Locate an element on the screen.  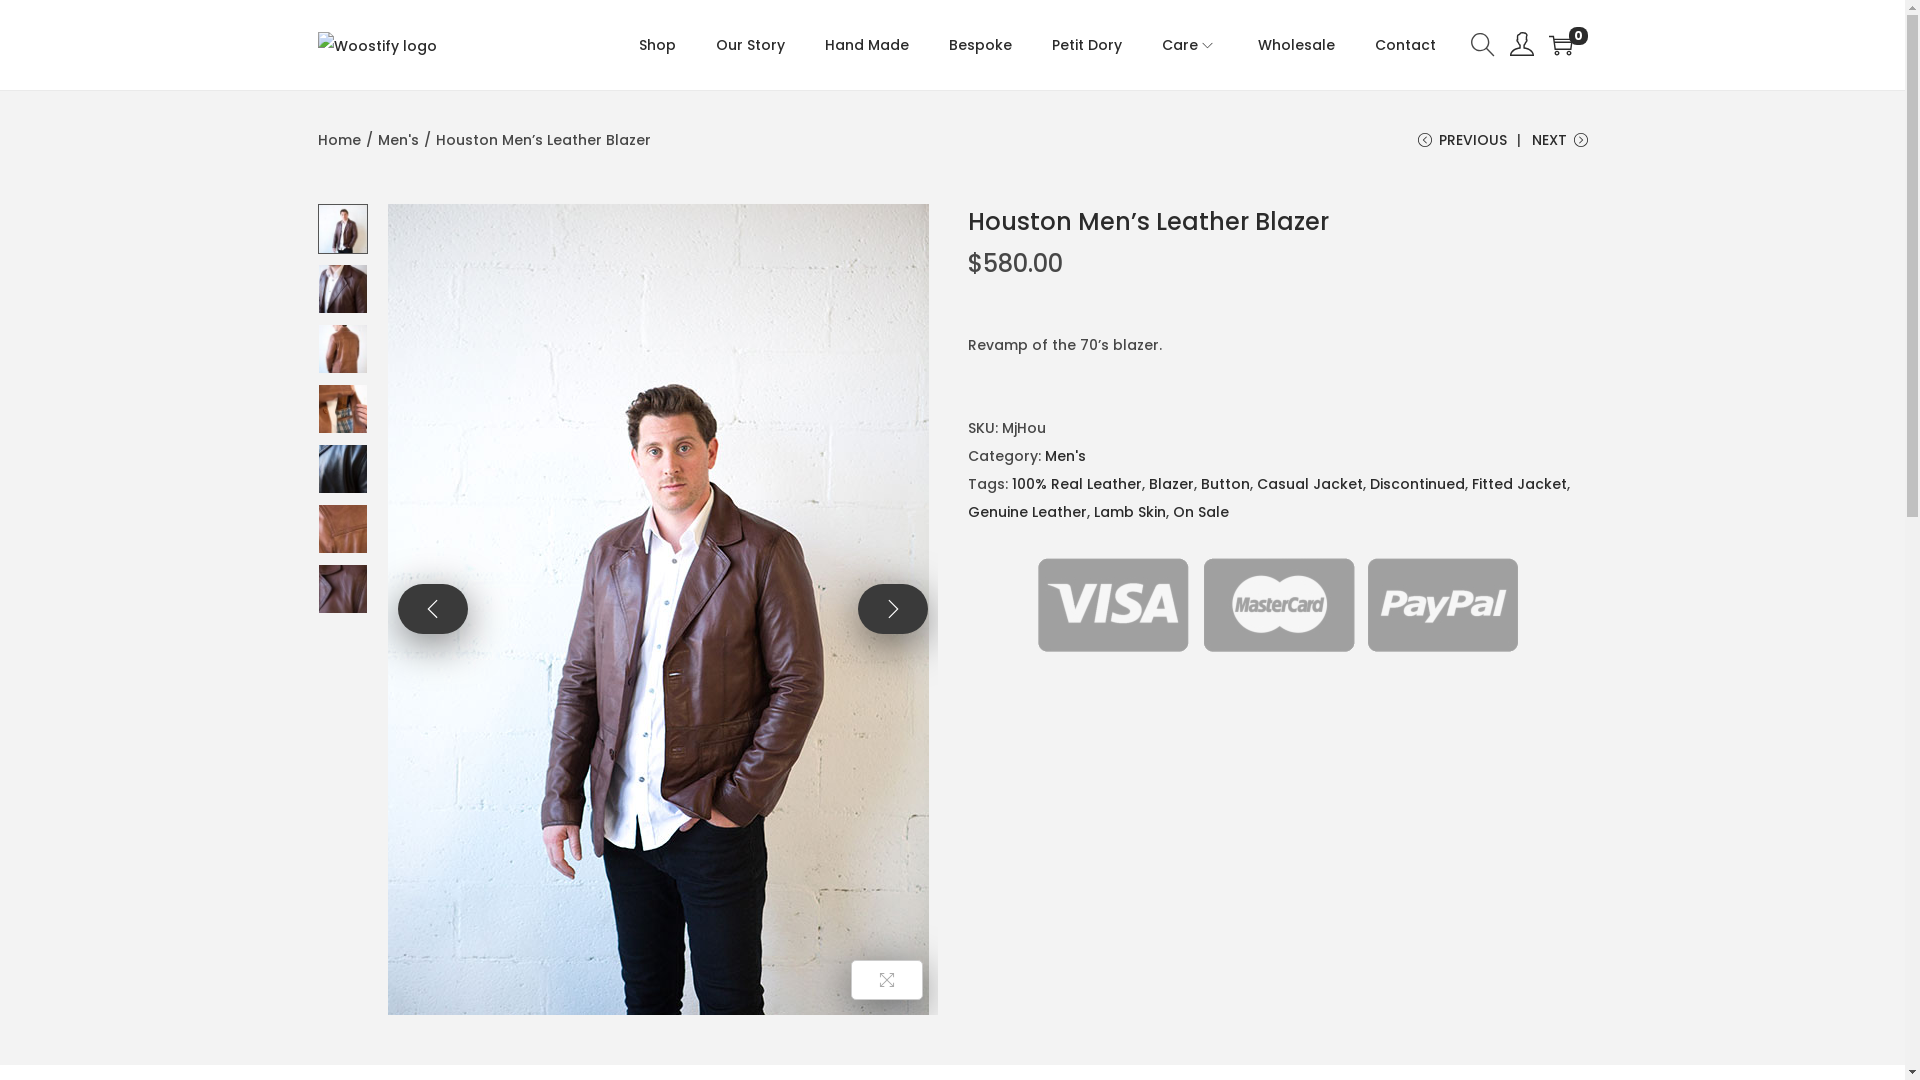
'Casual Jacket' is located at coordinates (1309, 483).